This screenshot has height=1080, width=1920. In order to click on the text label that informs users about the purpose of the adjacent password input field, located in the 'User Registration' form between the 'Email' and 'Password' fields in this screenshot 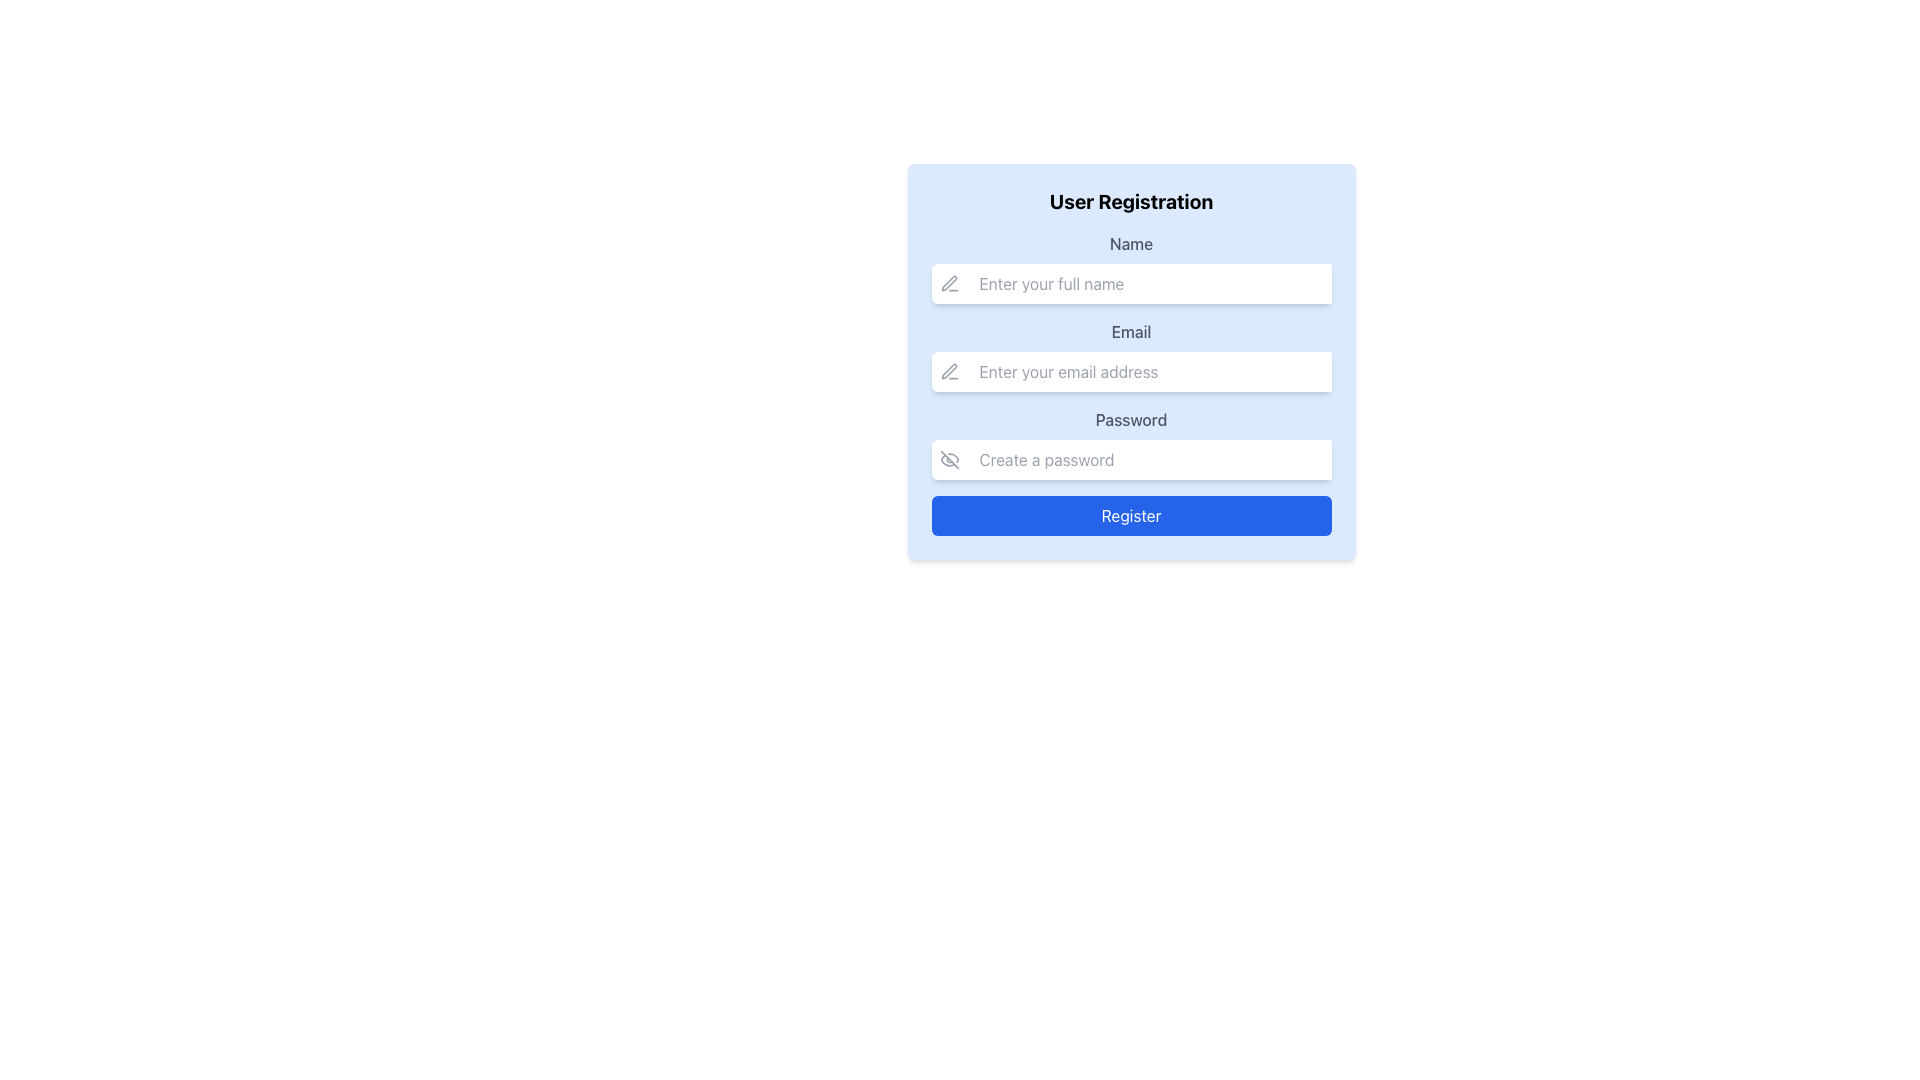, I will do `click(1131, 419)`.